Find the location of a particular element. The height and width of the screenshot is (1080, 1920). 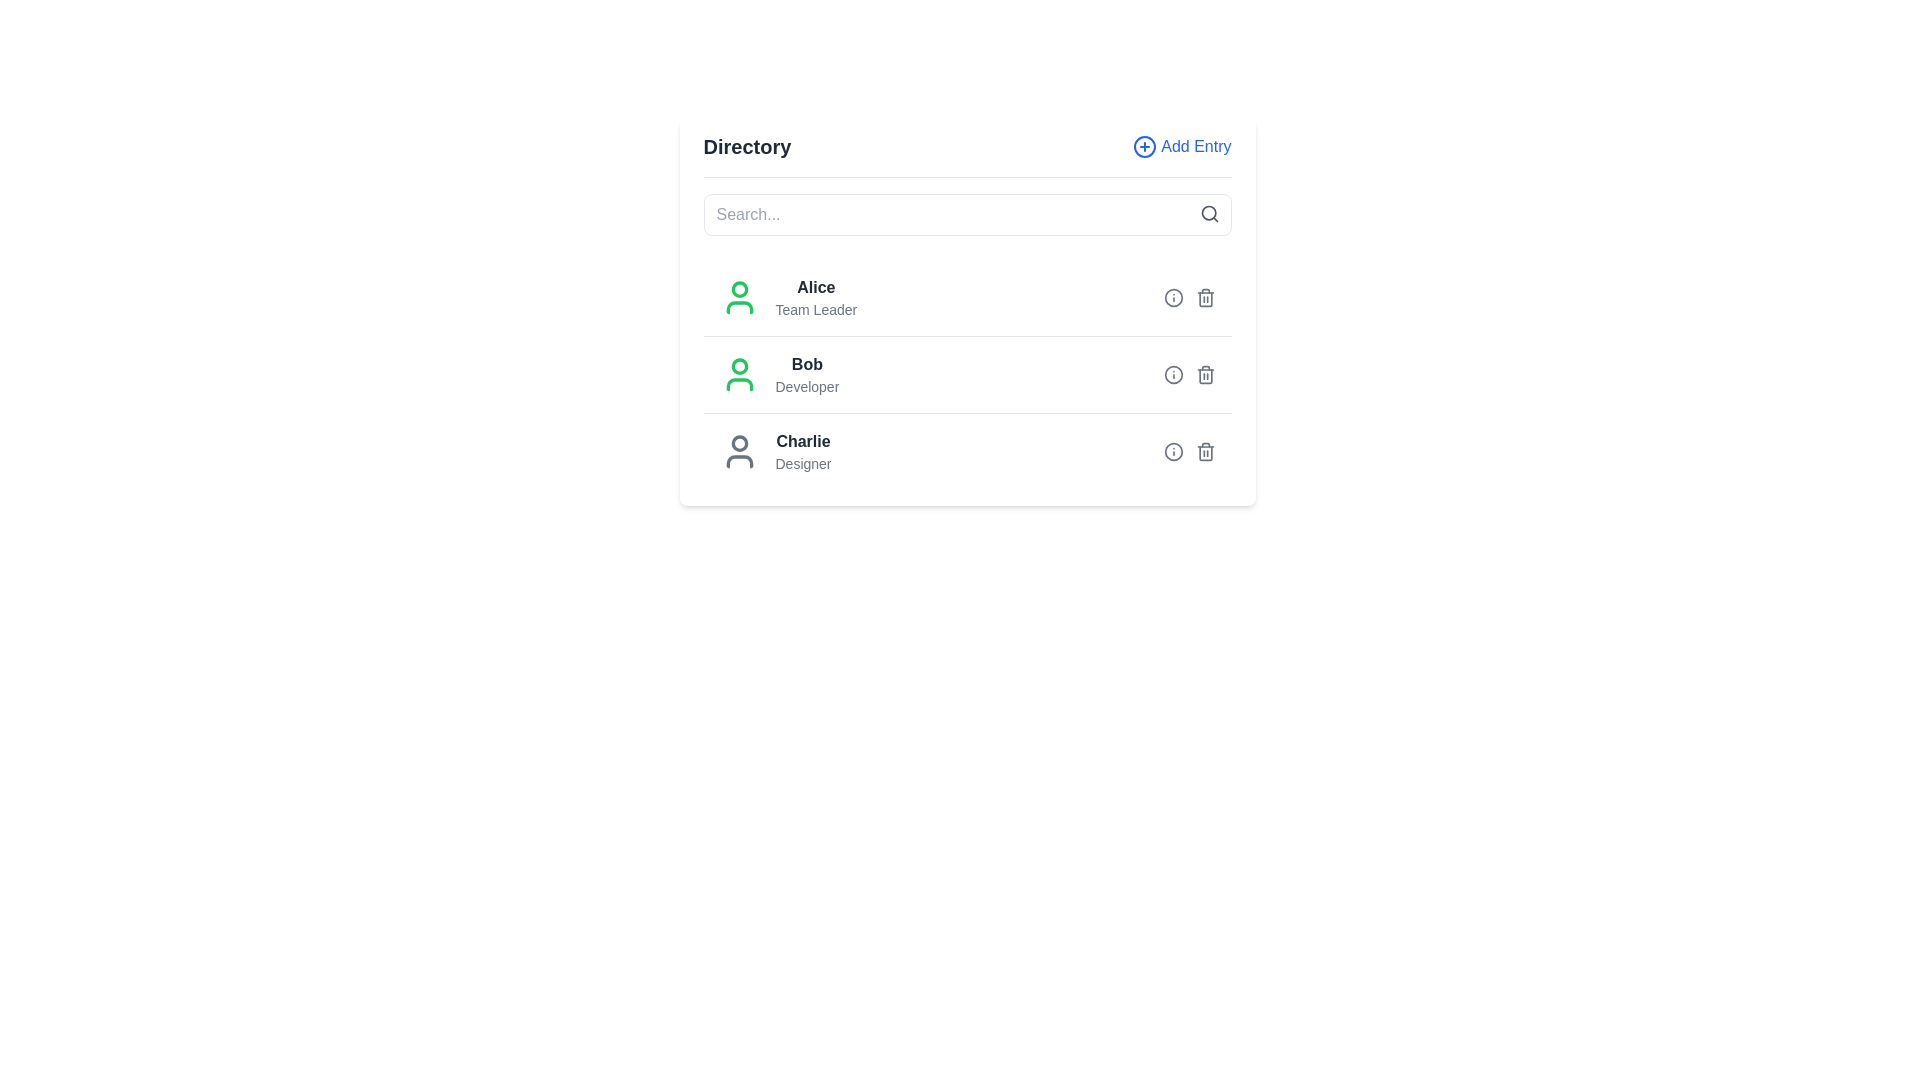

the small circle element inside the SVG avatar icon representing the head of 'Alice' in the list is located at coordinates (738, 289).